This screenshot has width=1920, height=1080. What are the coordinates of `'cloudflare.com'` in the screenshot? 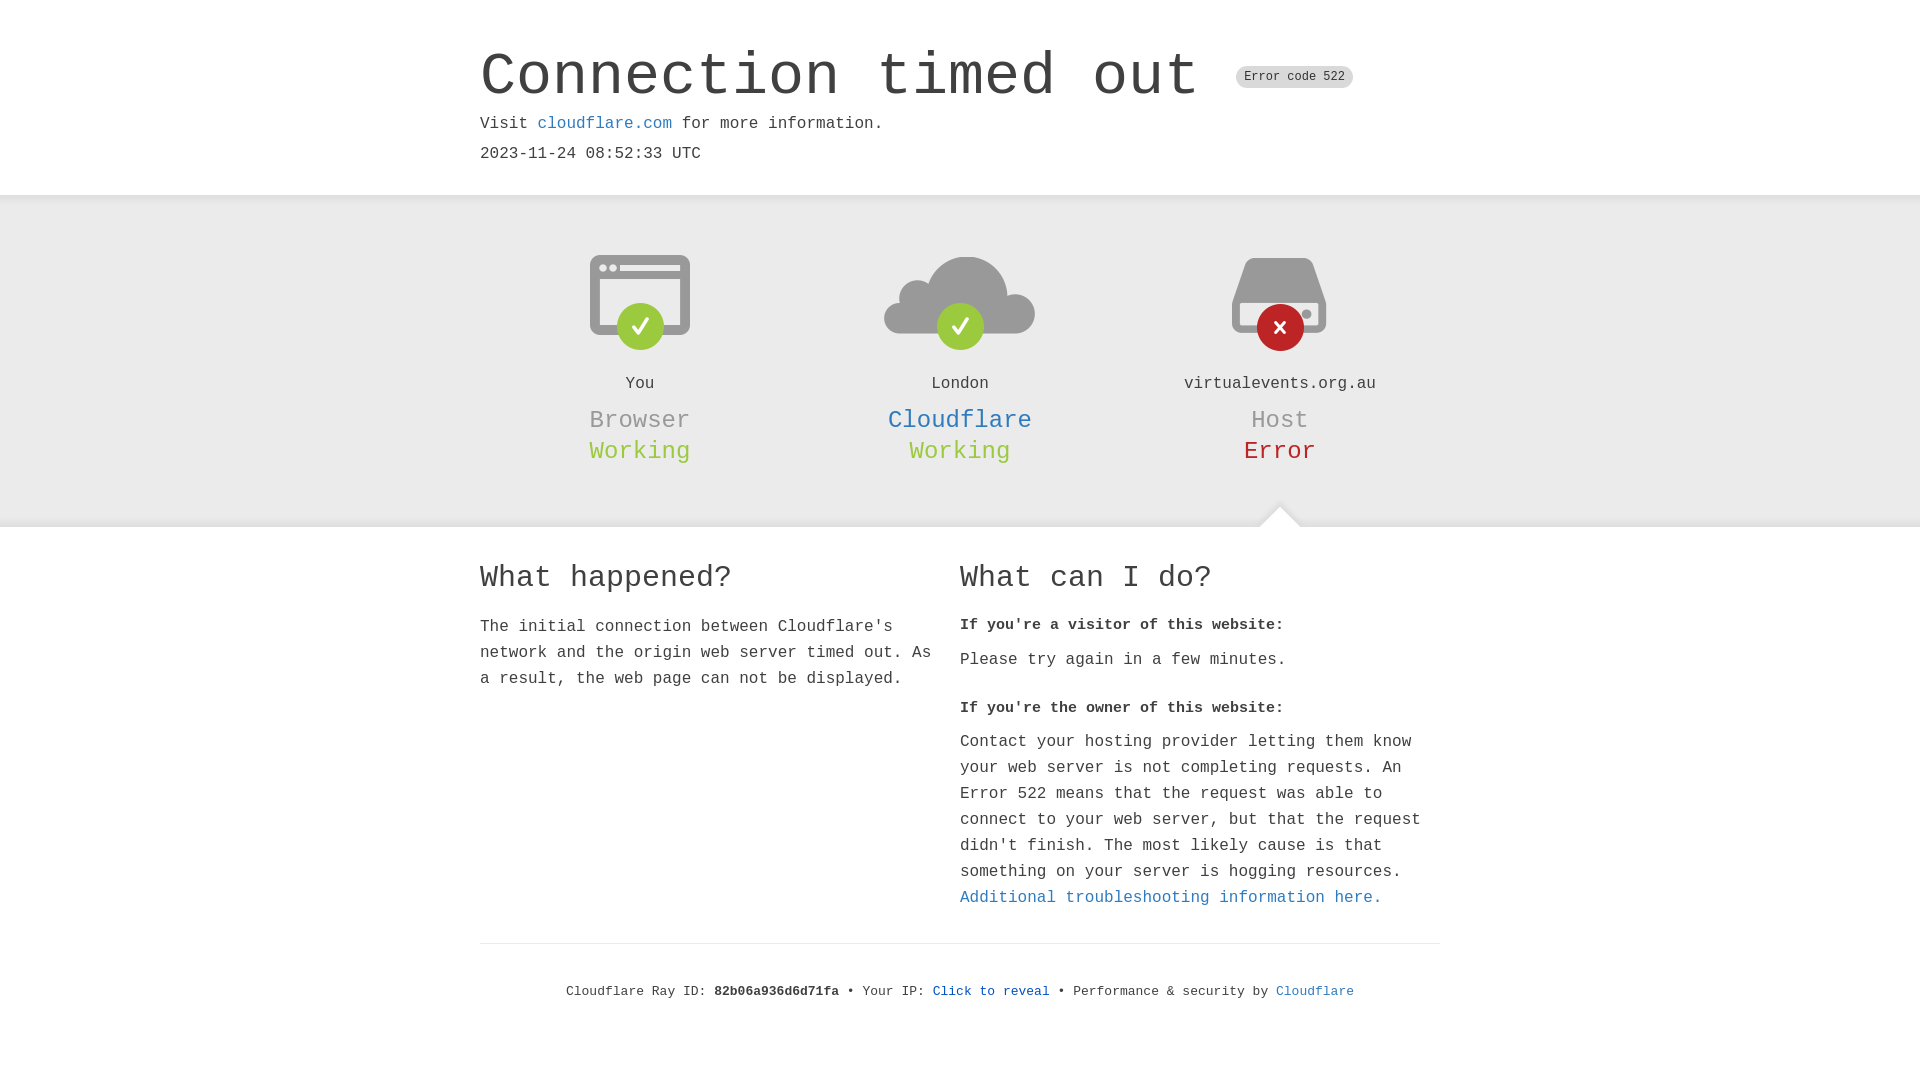 It's located at (537, 123).